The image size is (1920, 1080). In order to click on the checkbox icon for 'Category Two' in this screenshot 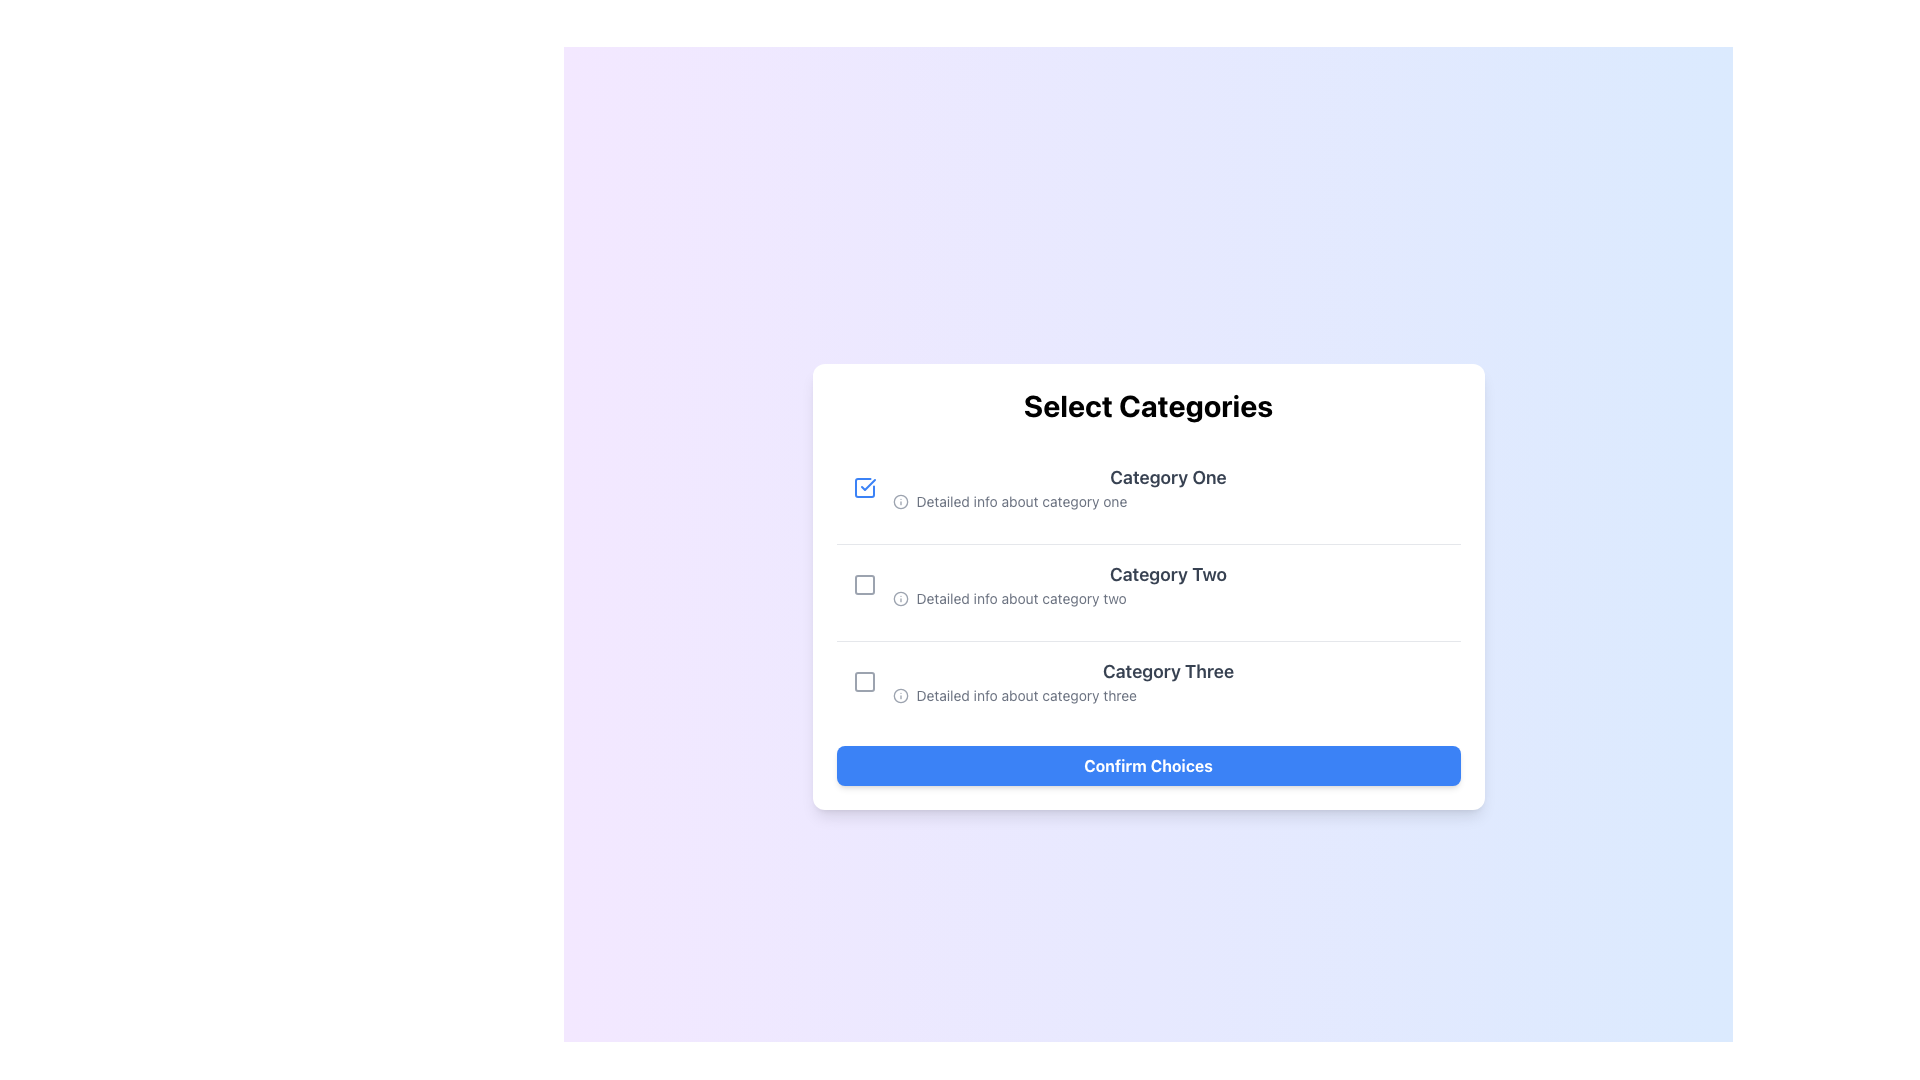, I will do `click(864, 585)`.